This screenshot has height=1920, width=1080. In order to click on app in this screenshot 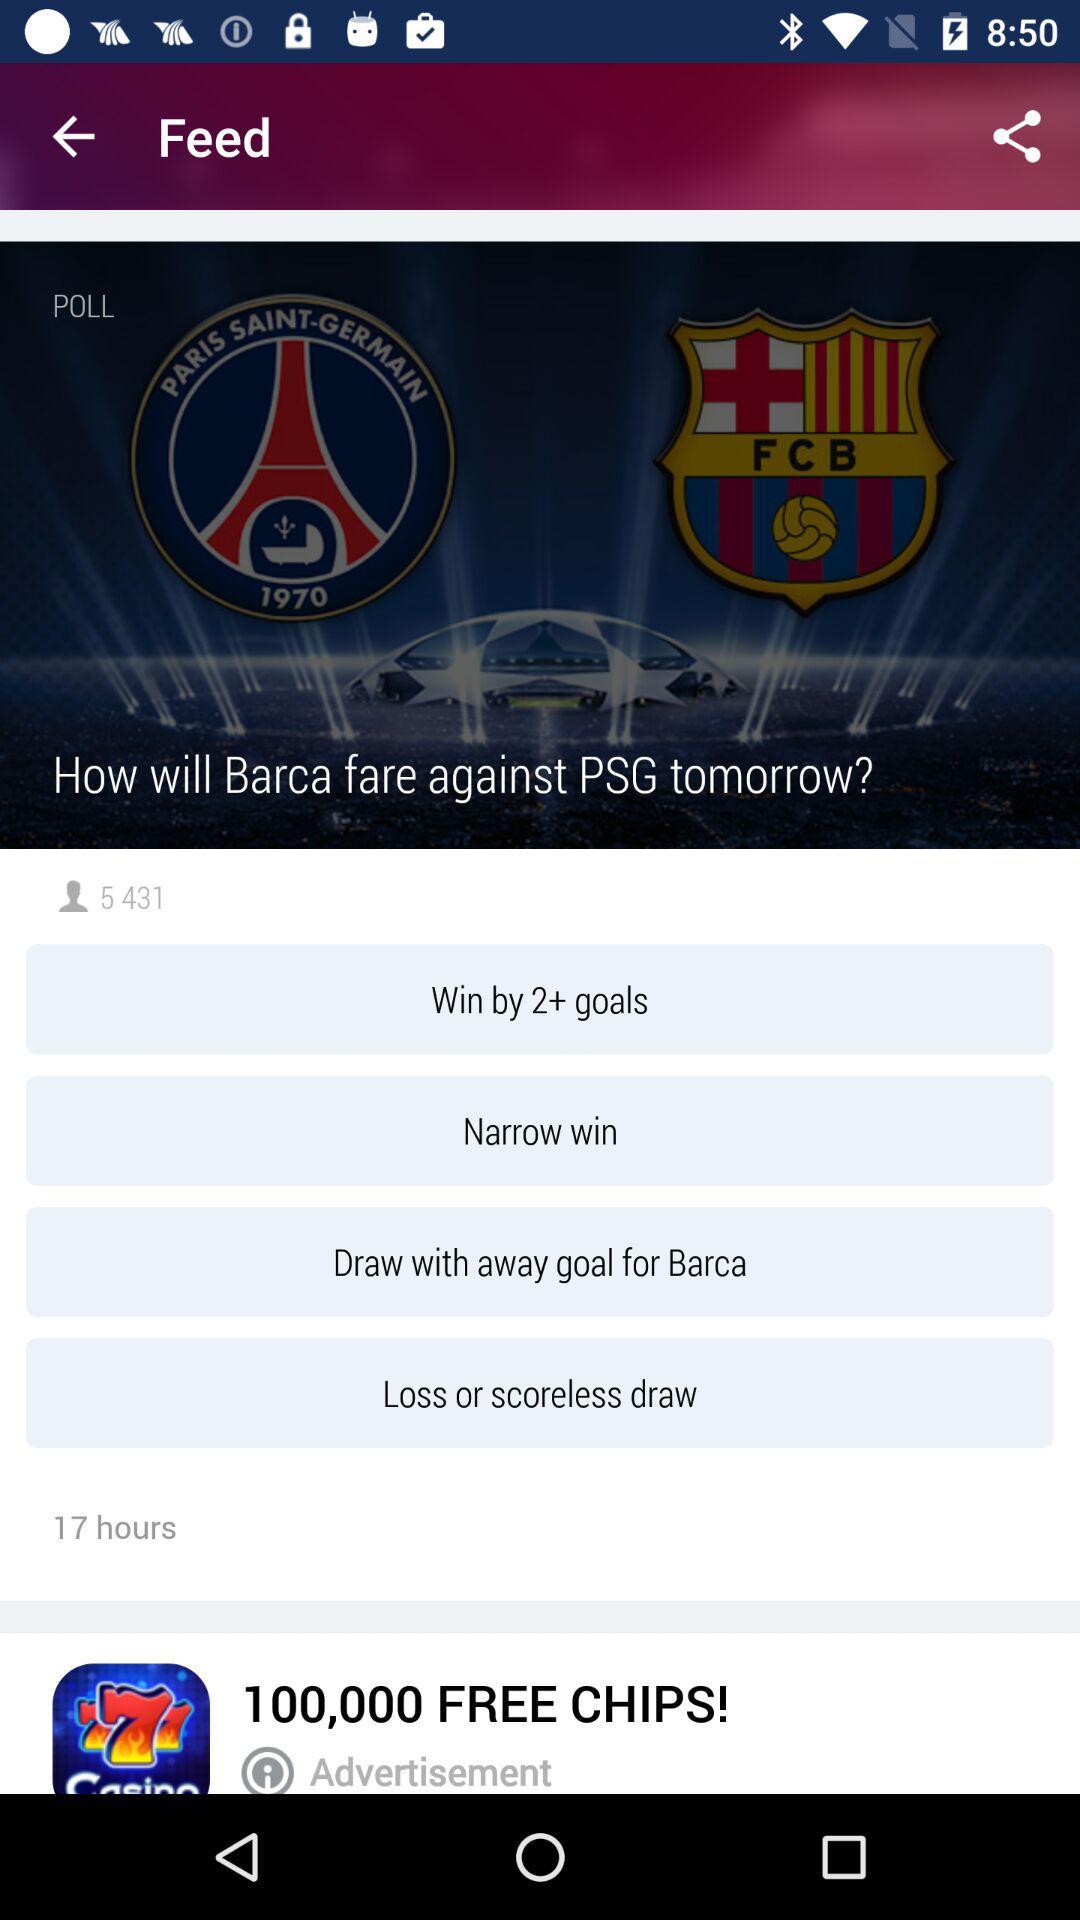, I will do `click(131, 1727)`.